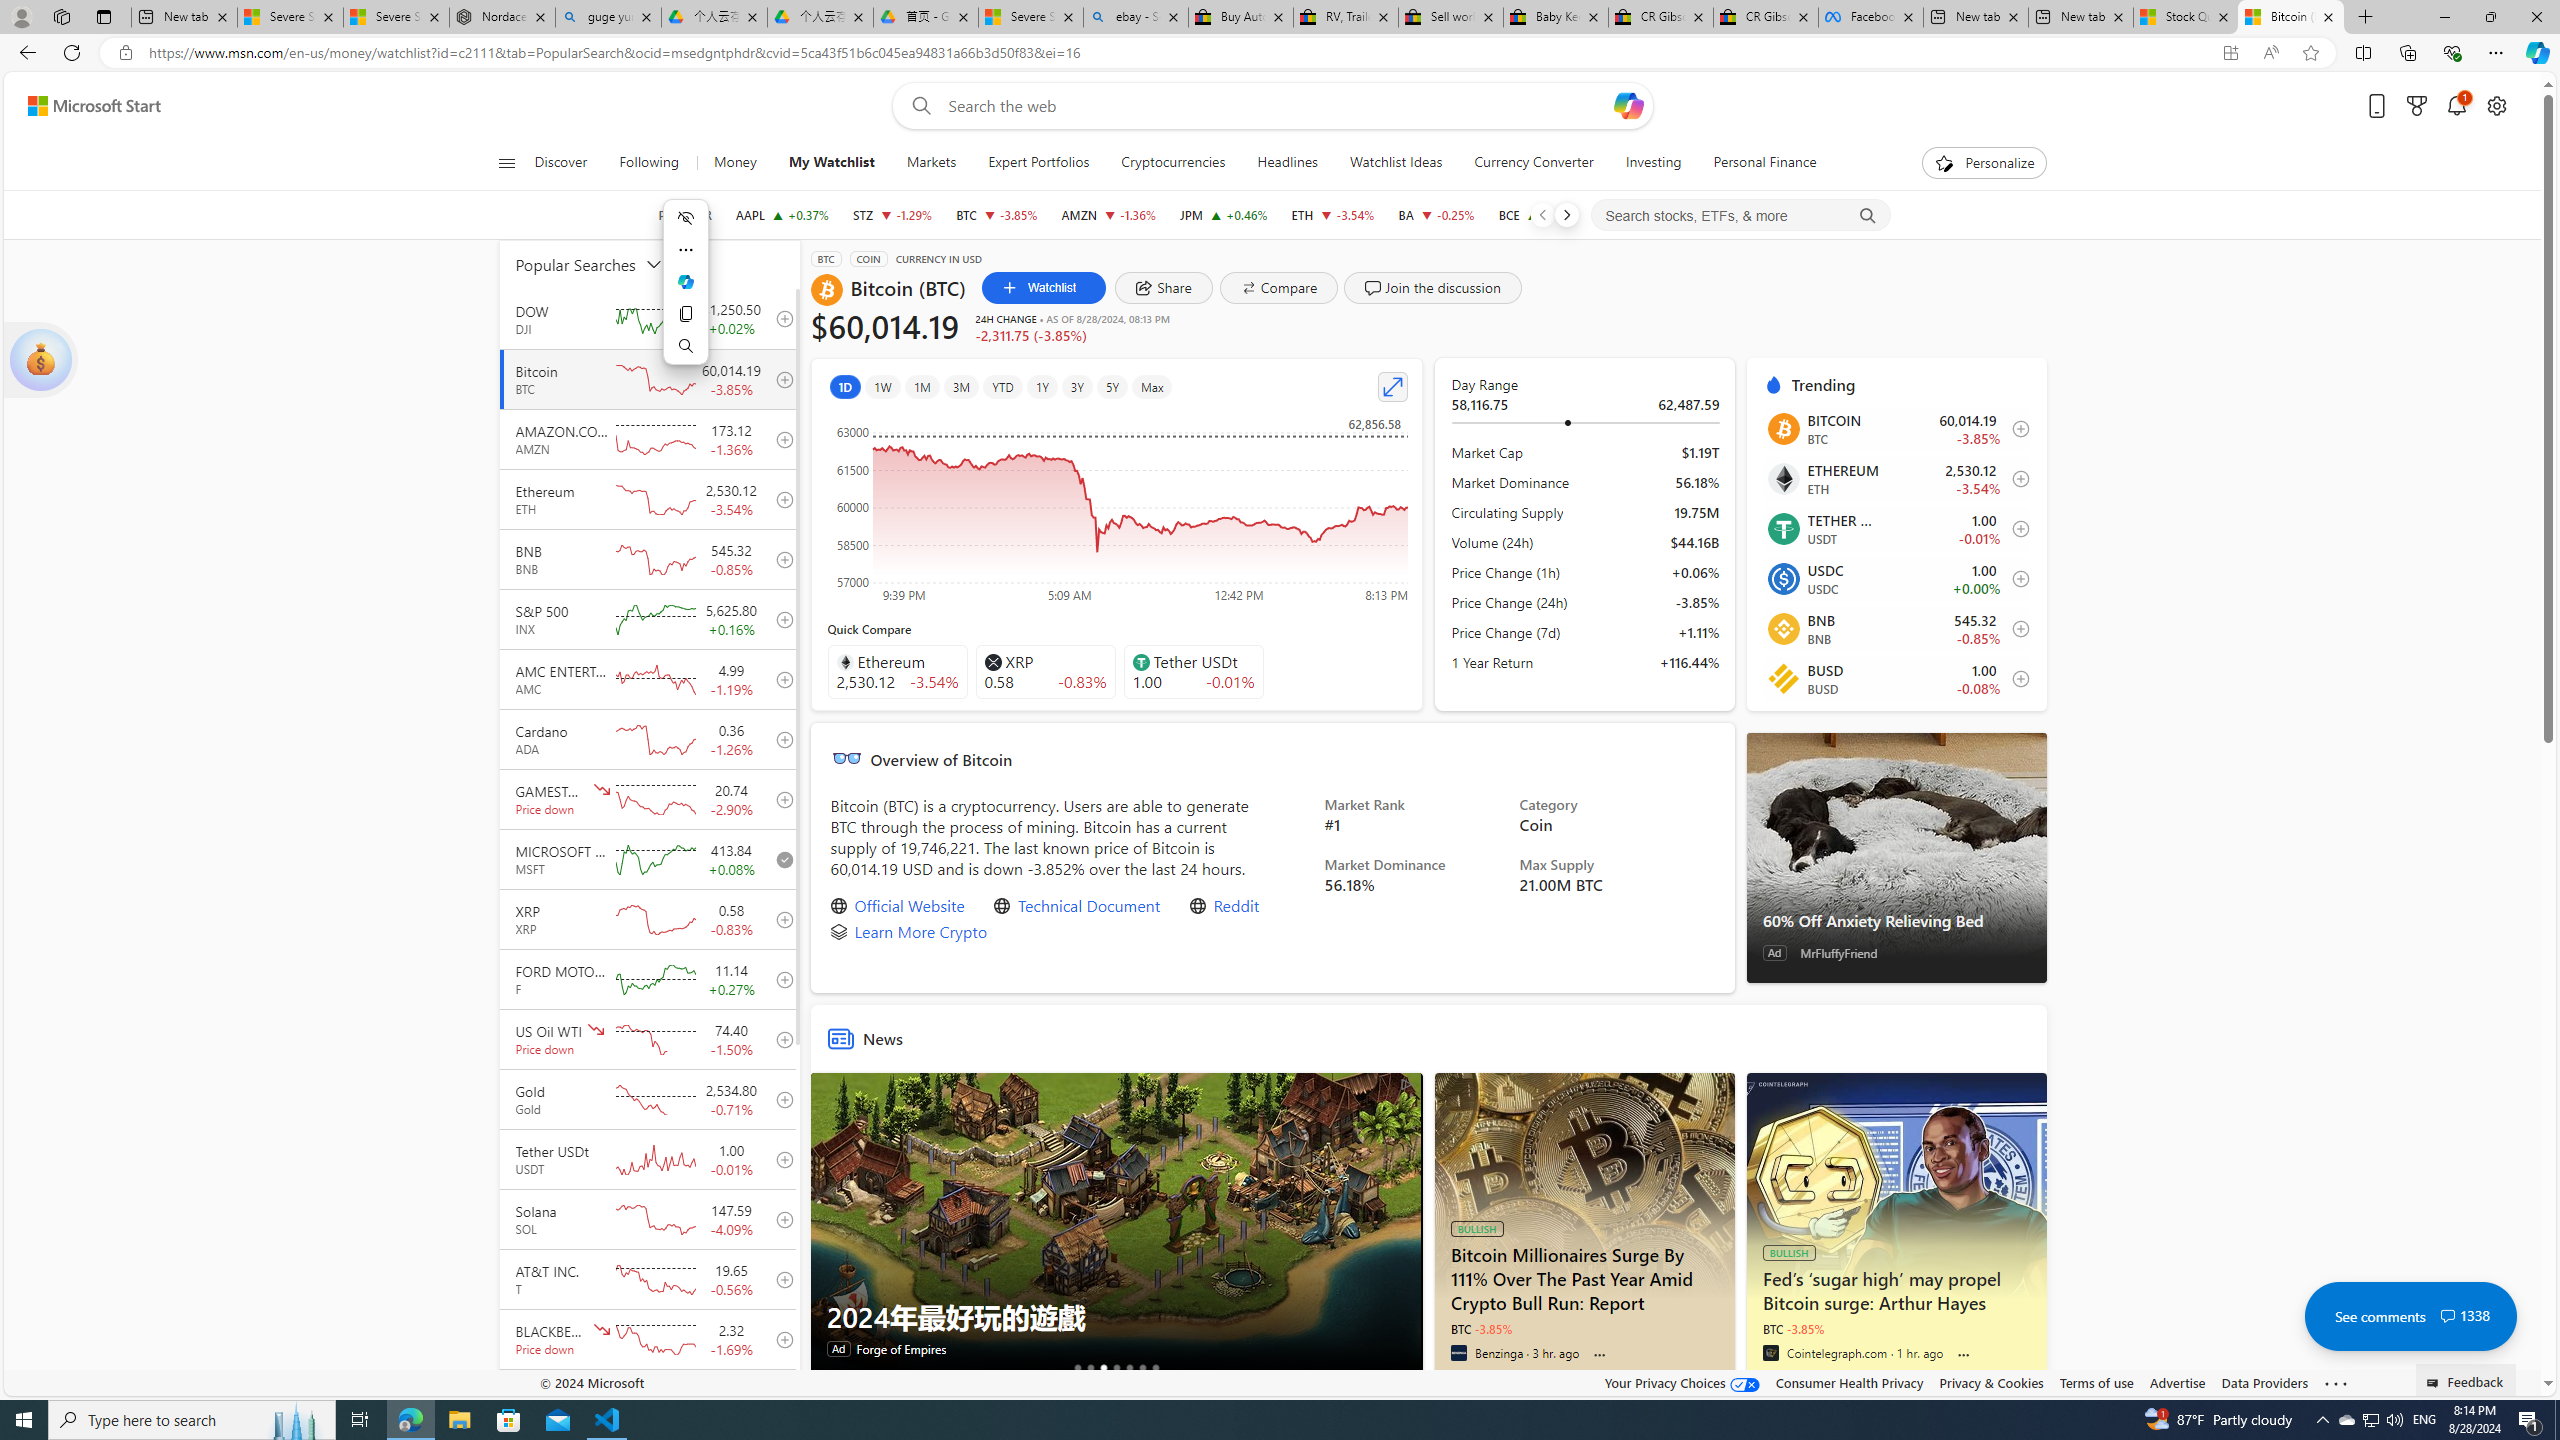 The width and height of the screenshot is (2560, 1440). I want to click on 'Next', so click(1565, 214).